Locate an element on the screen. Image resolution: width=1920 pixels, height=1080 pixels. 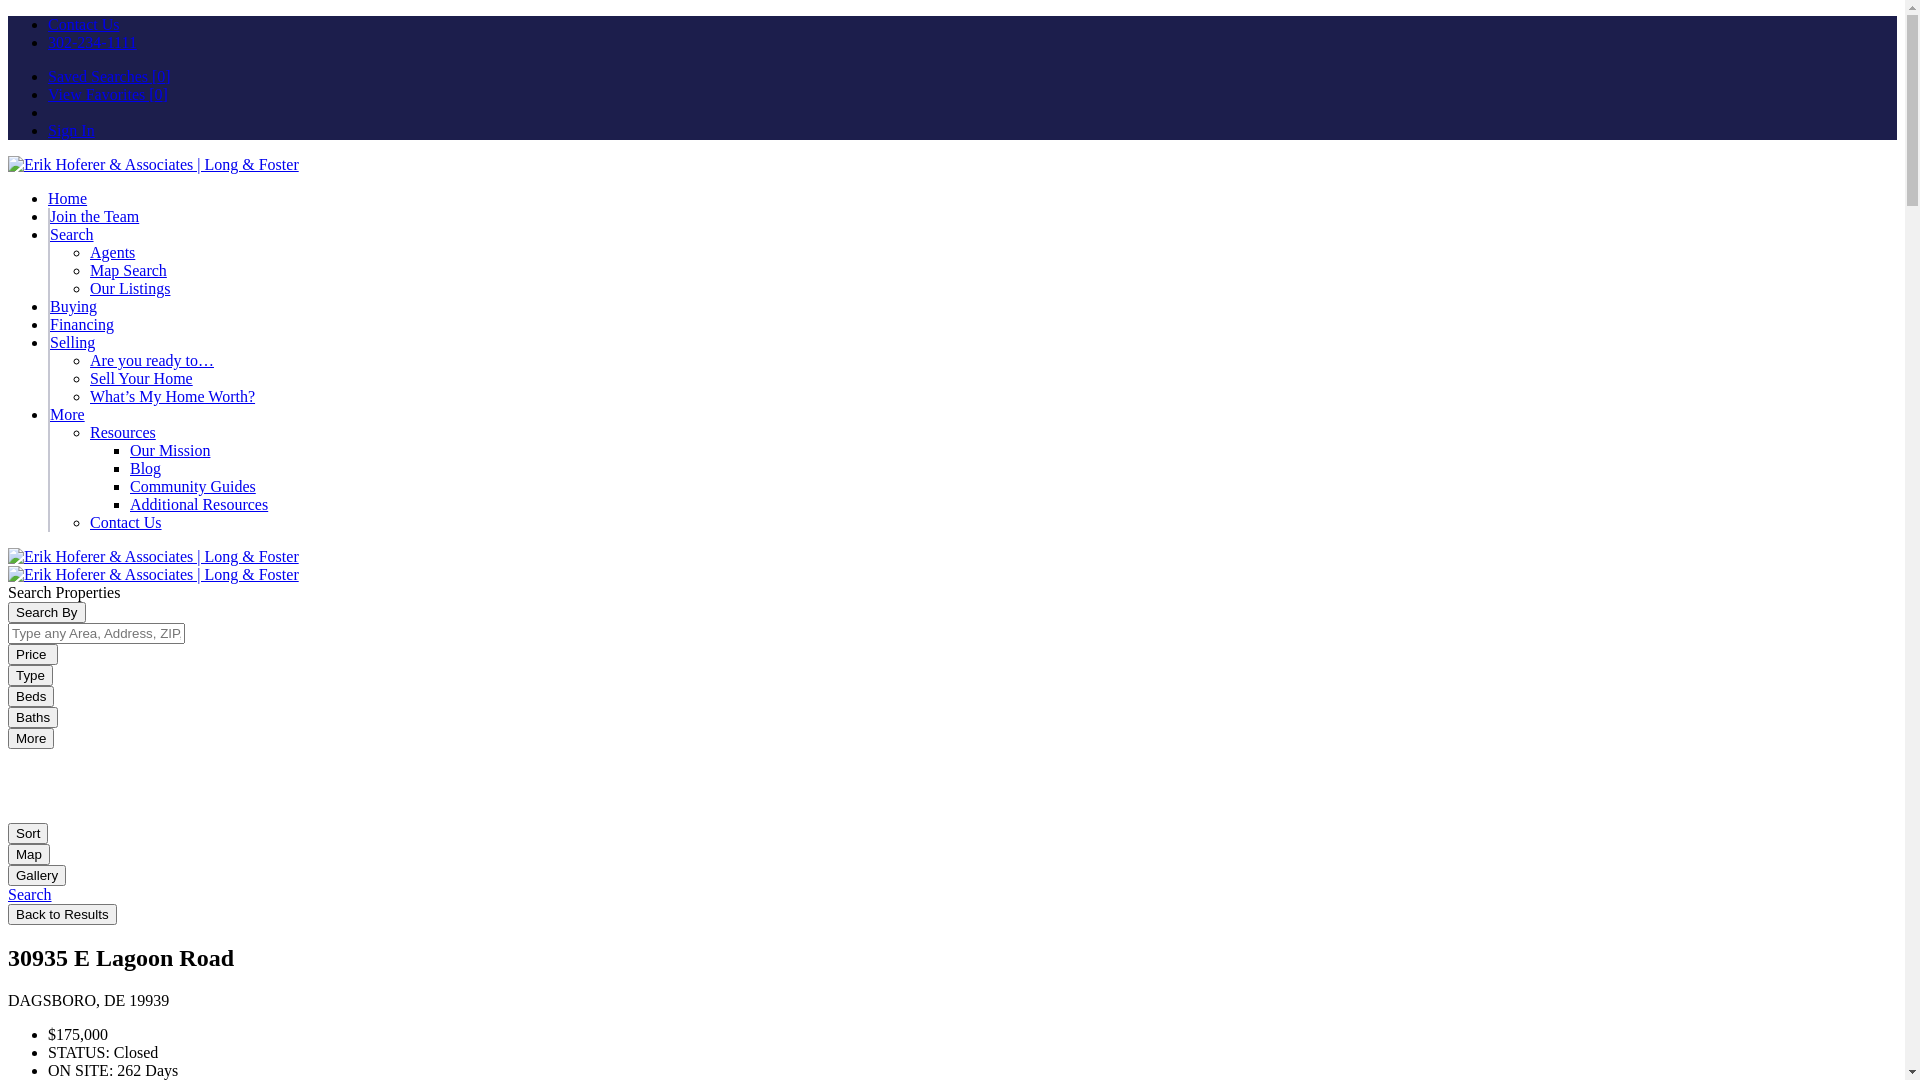
'Map' is located at coordinates (28, 853).